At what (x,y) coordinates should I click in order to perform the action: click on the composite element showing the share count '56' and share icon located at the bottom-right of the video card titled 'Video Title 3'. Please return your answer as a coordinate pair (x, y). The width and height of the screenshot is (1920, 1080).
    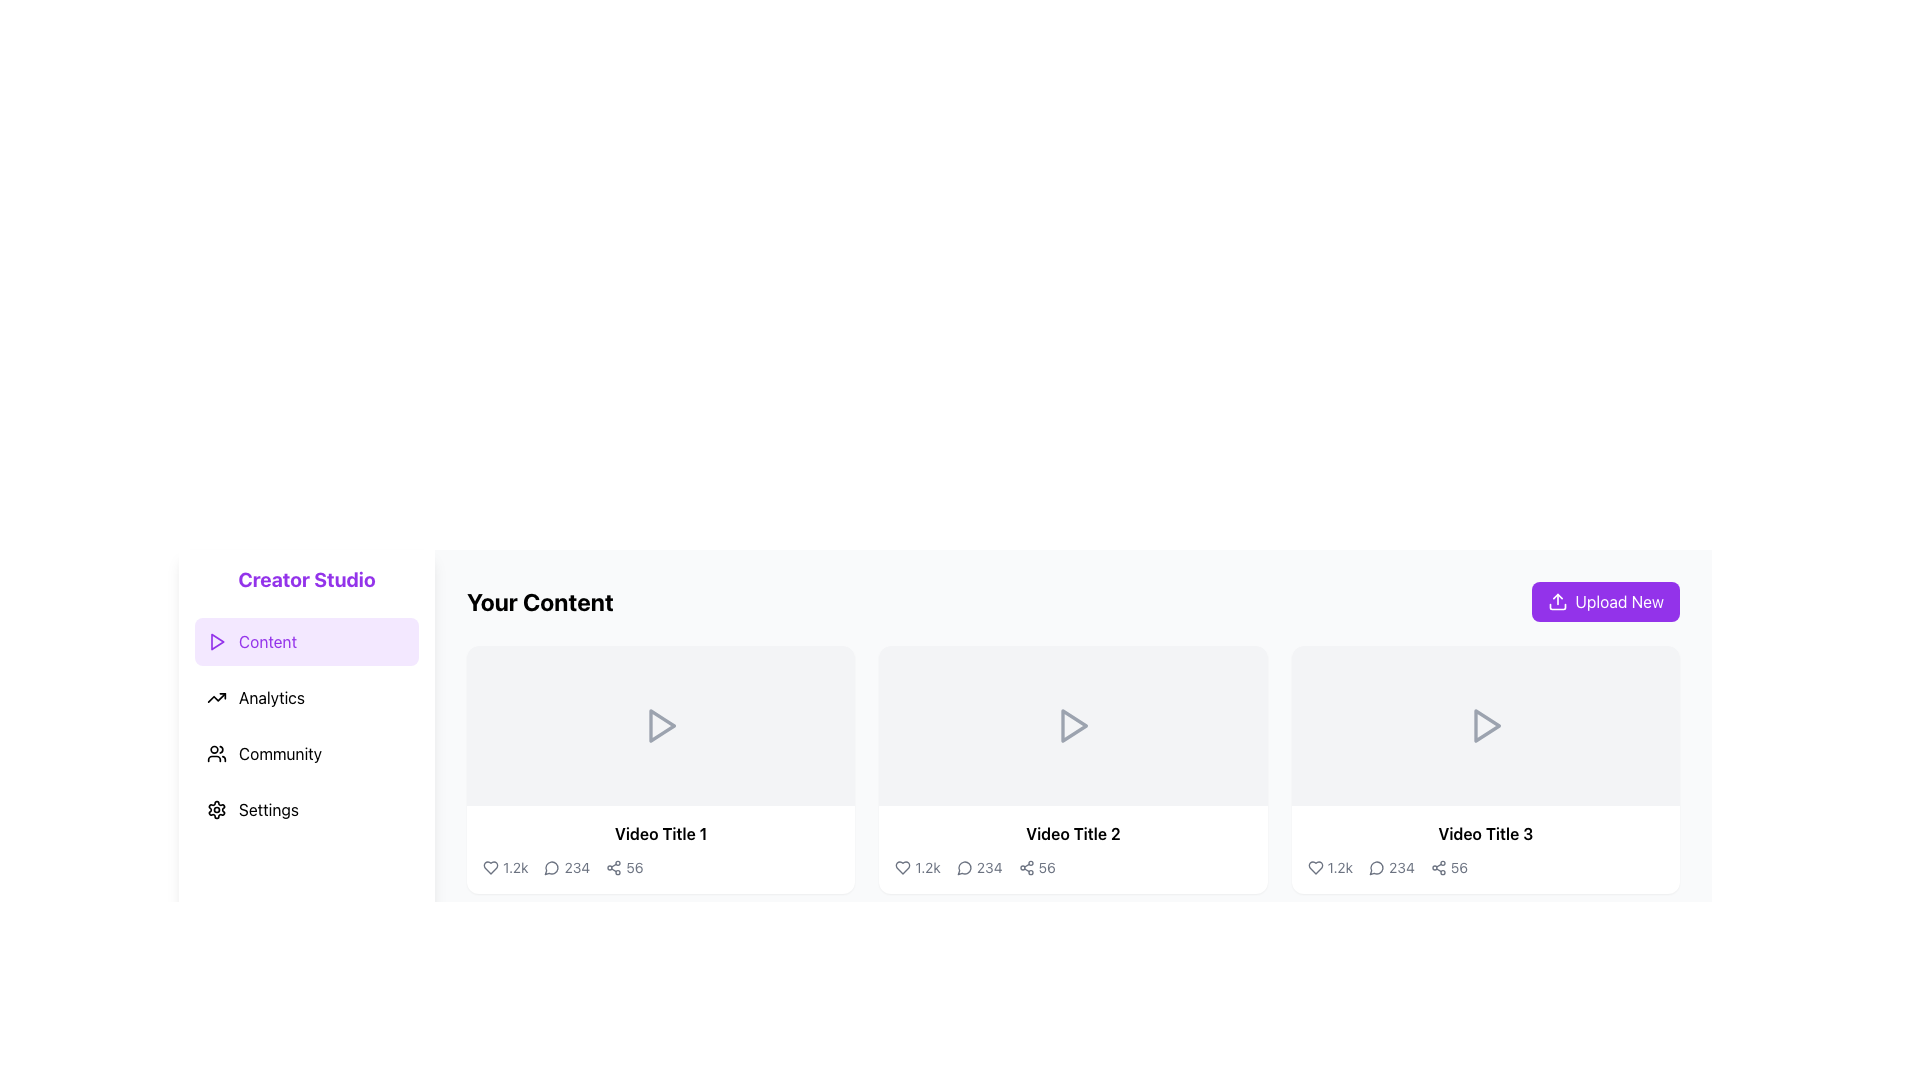
    Looking at the image, I should click on (1449, 866).